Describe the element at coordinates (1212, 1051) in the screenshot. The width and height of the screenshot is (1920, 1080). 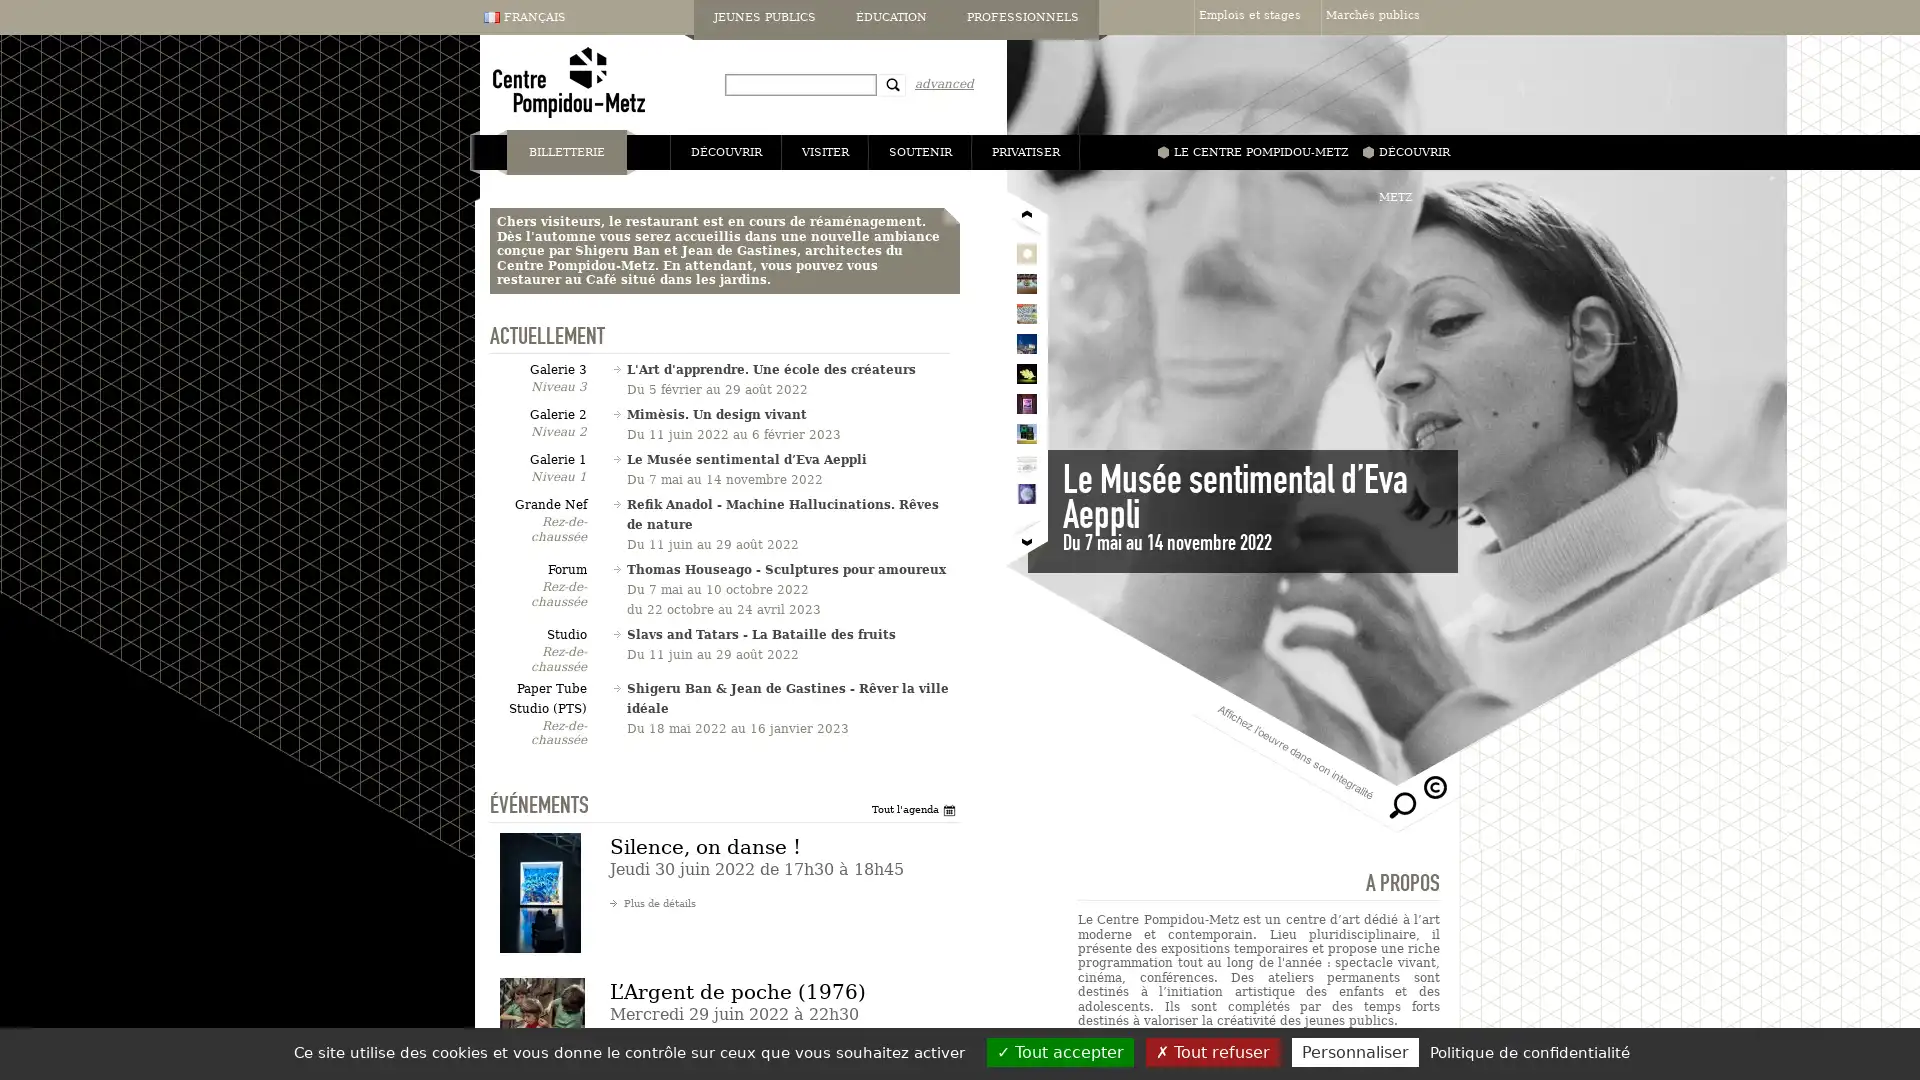
I see `Tout refuser` at that location.